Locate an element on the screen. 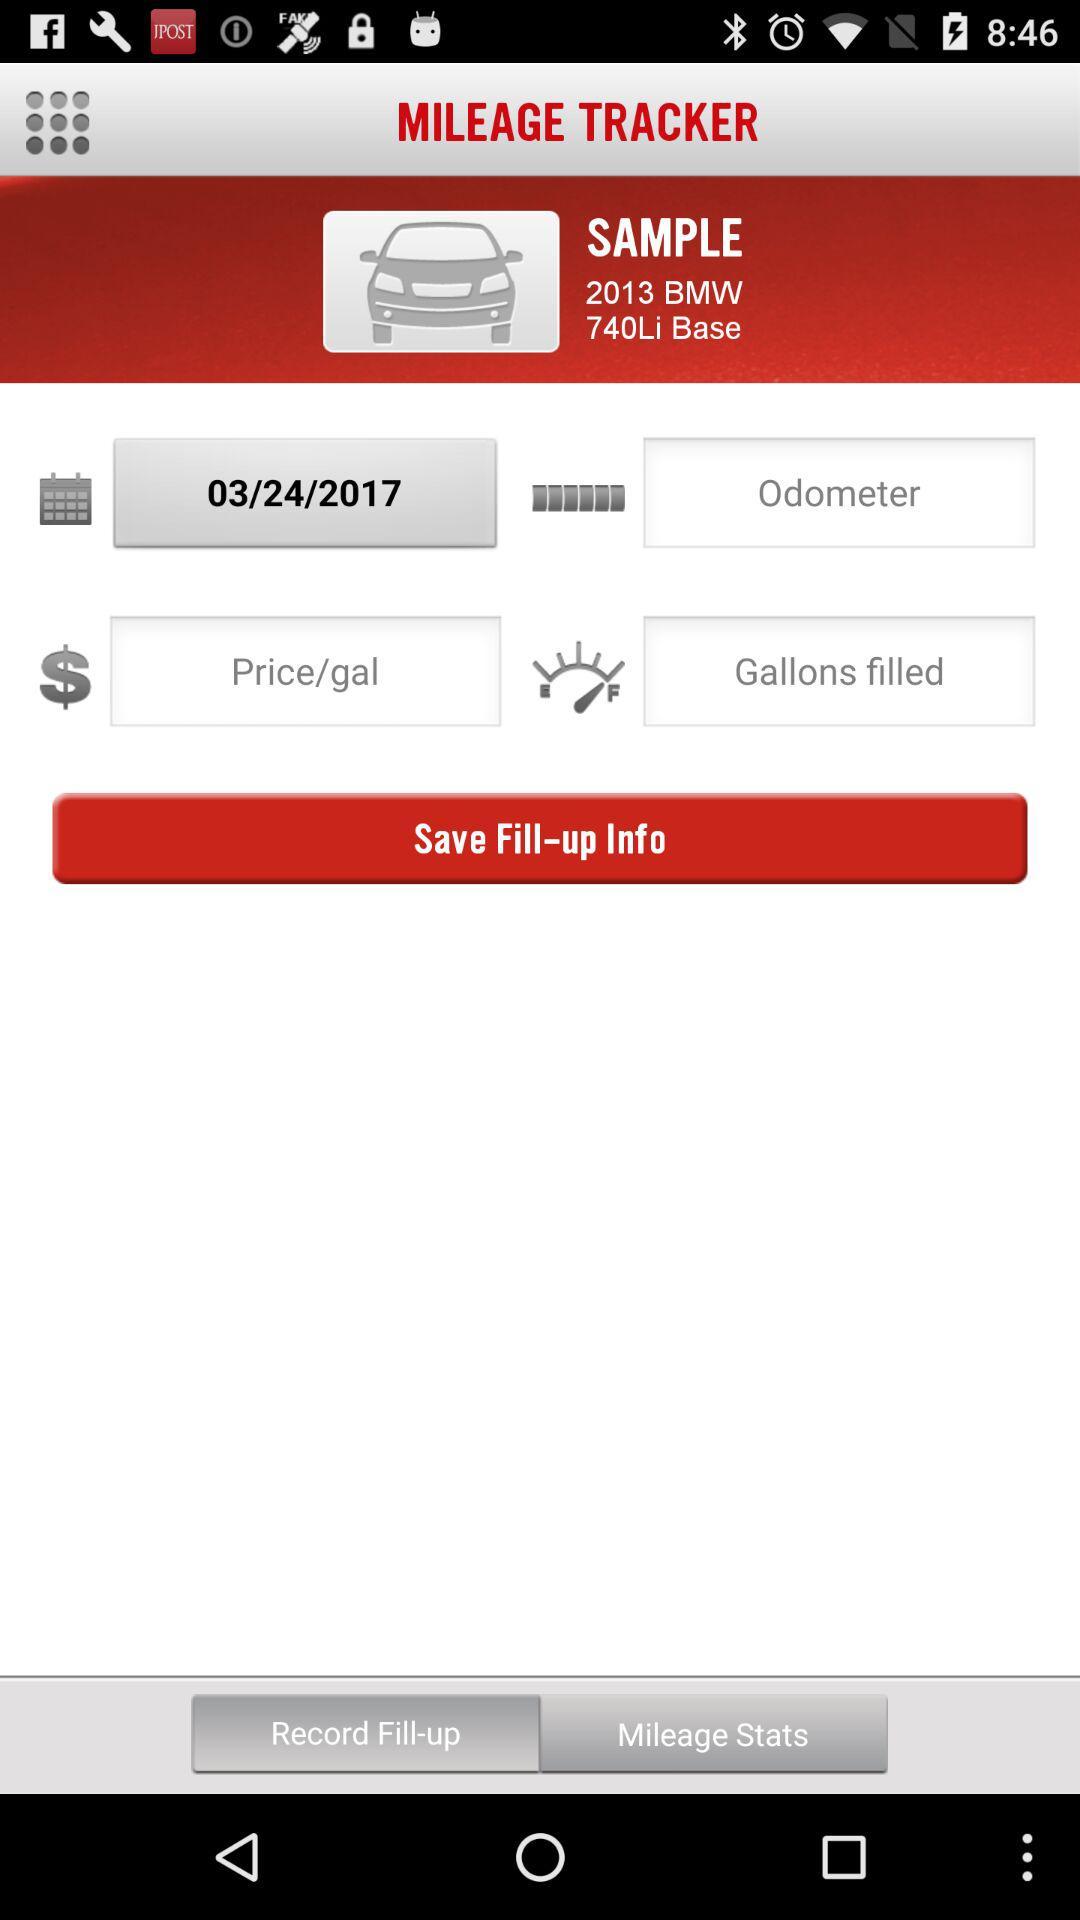  the item next to the mileage tracker is located at coordinates (56, 122).